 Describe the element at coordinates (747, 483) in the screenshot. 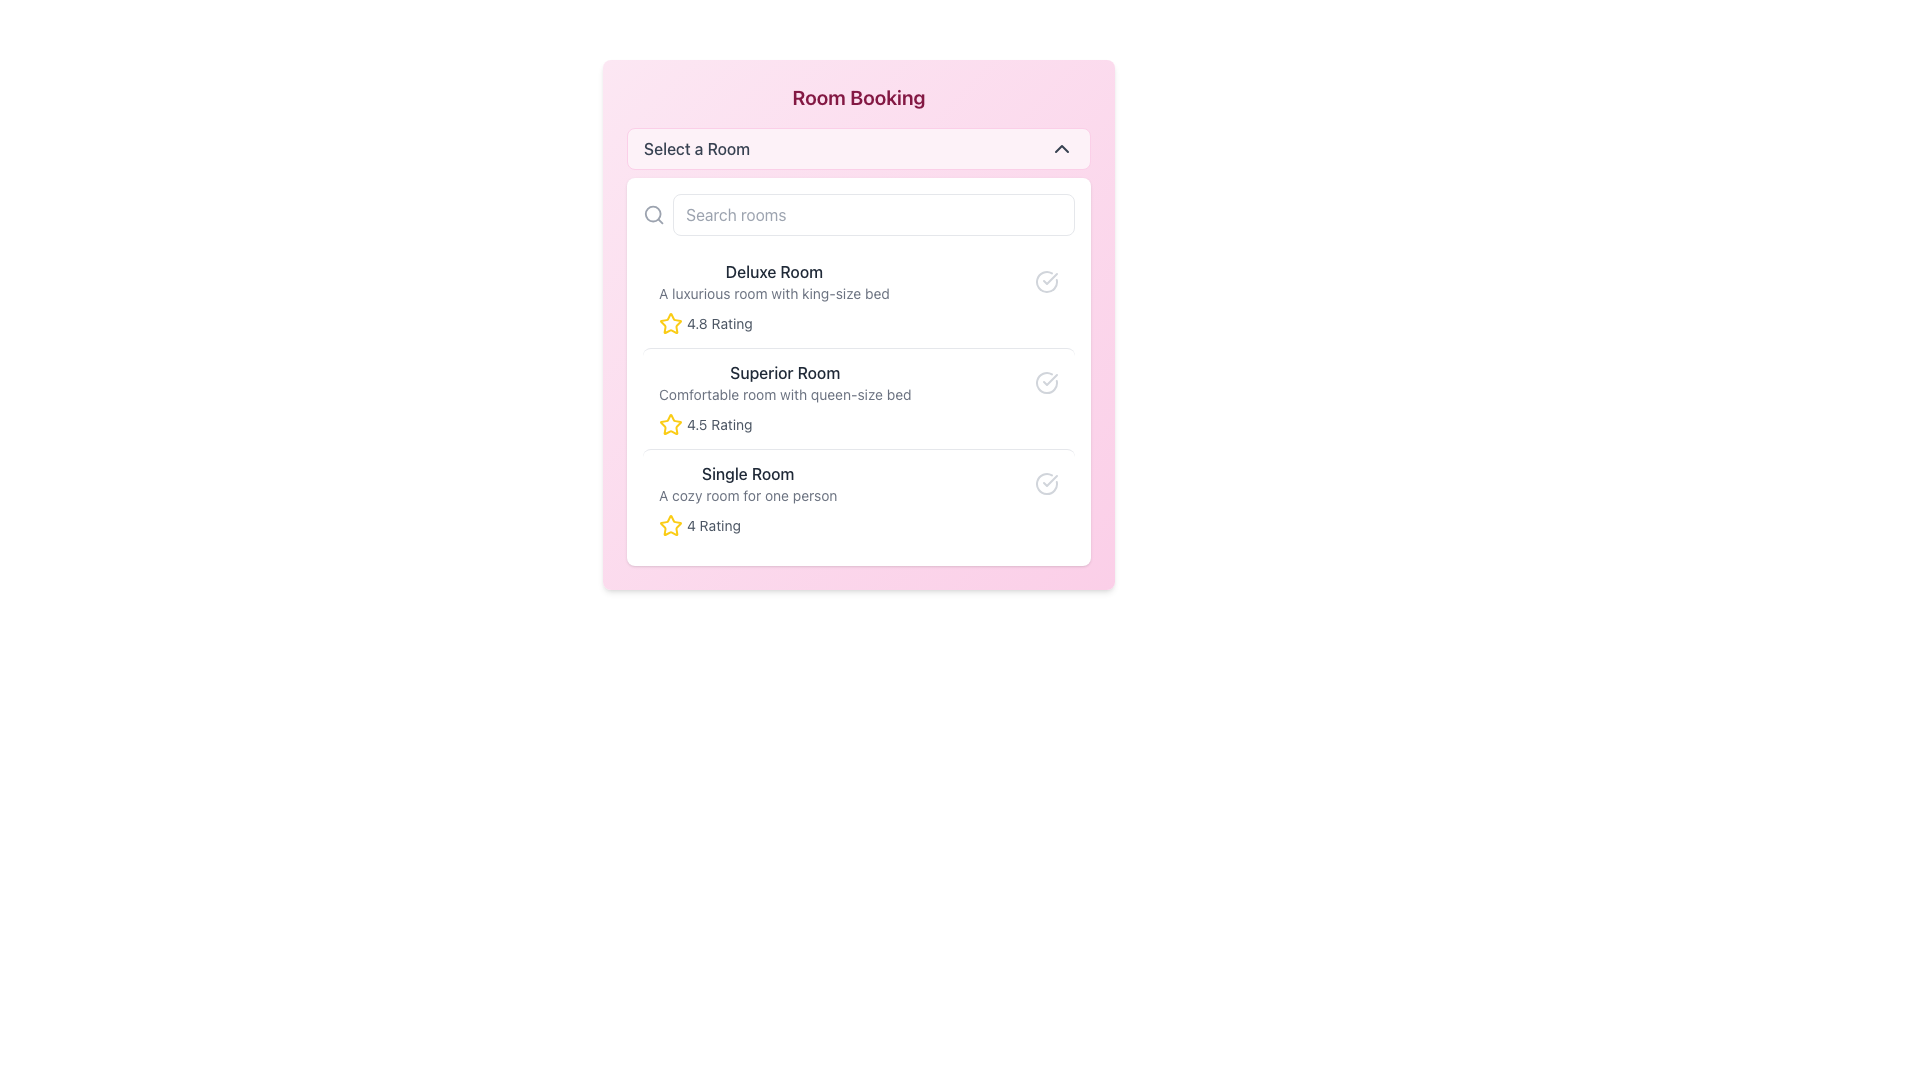

I see `text label that describes the room option located as the third entry in the 'Room Booking' selection interface, situated between the 'Superior Room' entry and a rating indicator` at that location.